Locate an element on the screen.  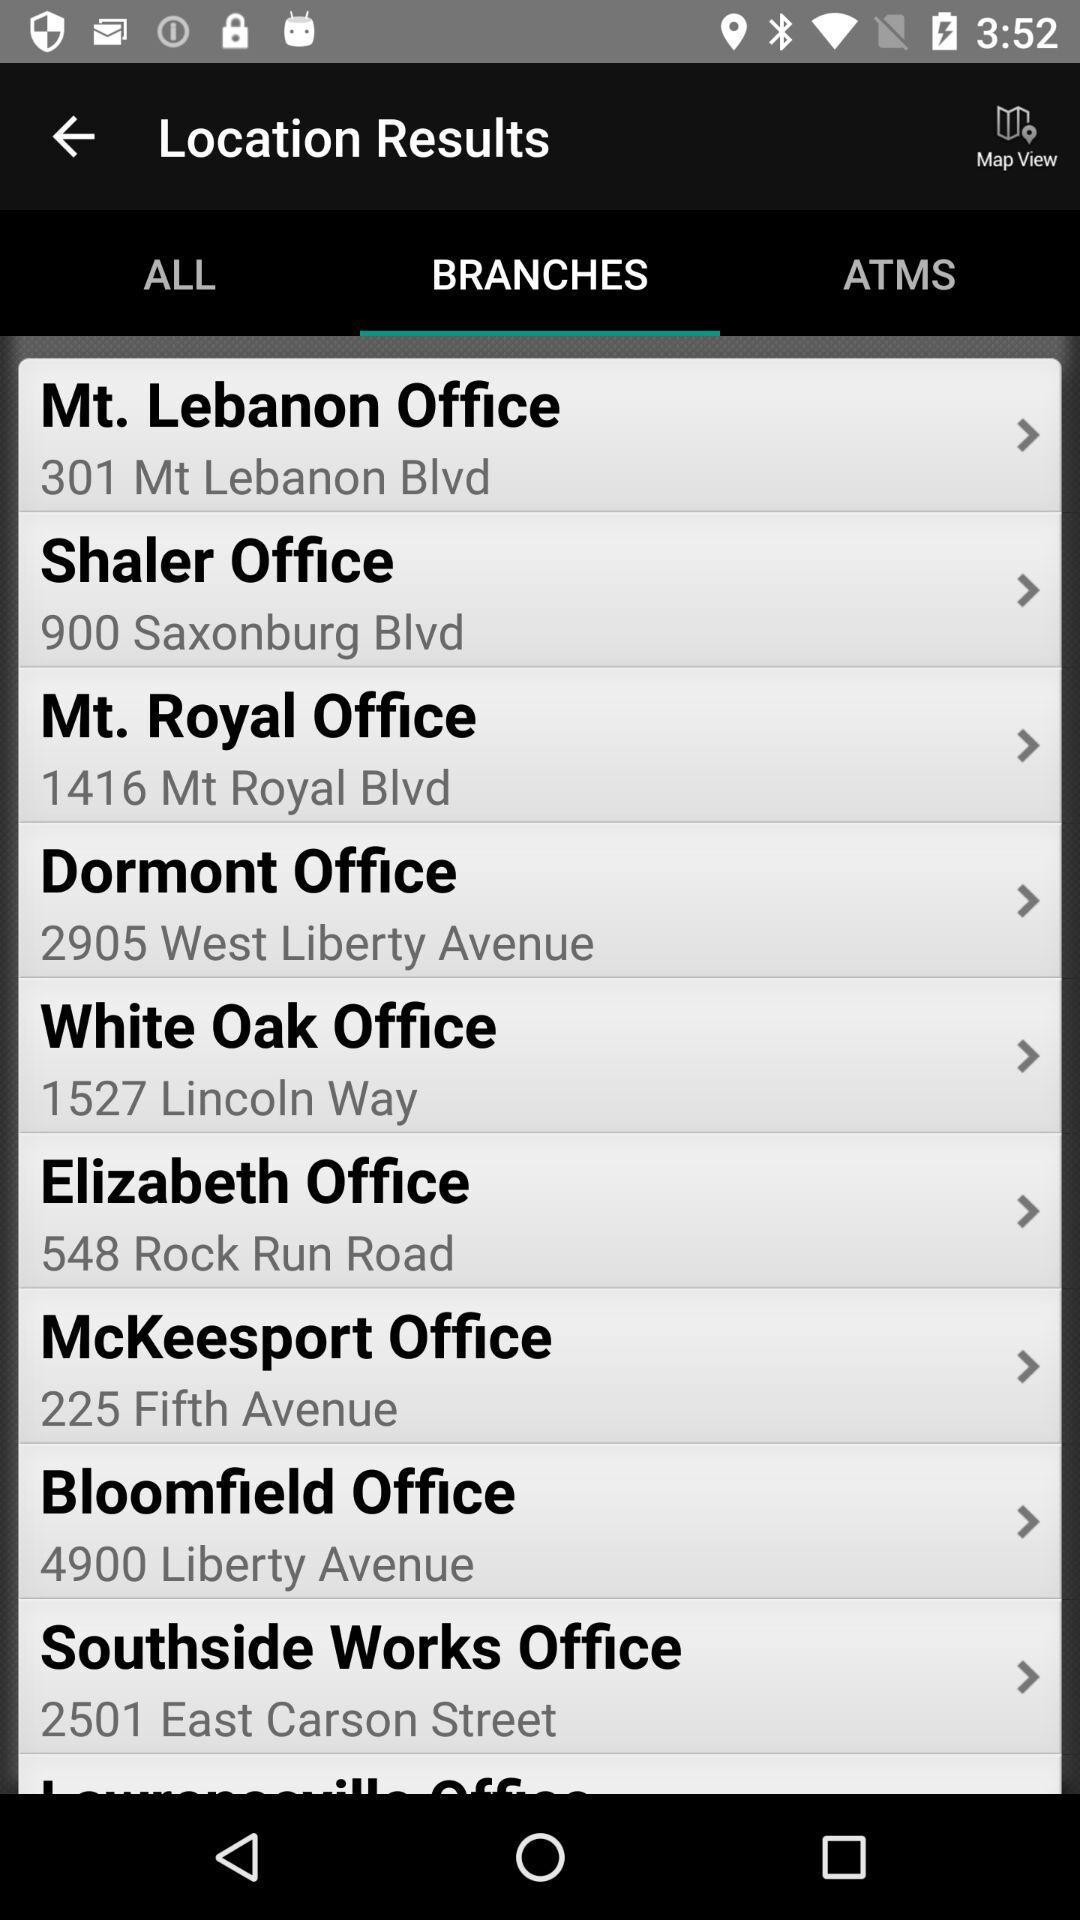
mckeesport office is located at coordinates (513, 1334).